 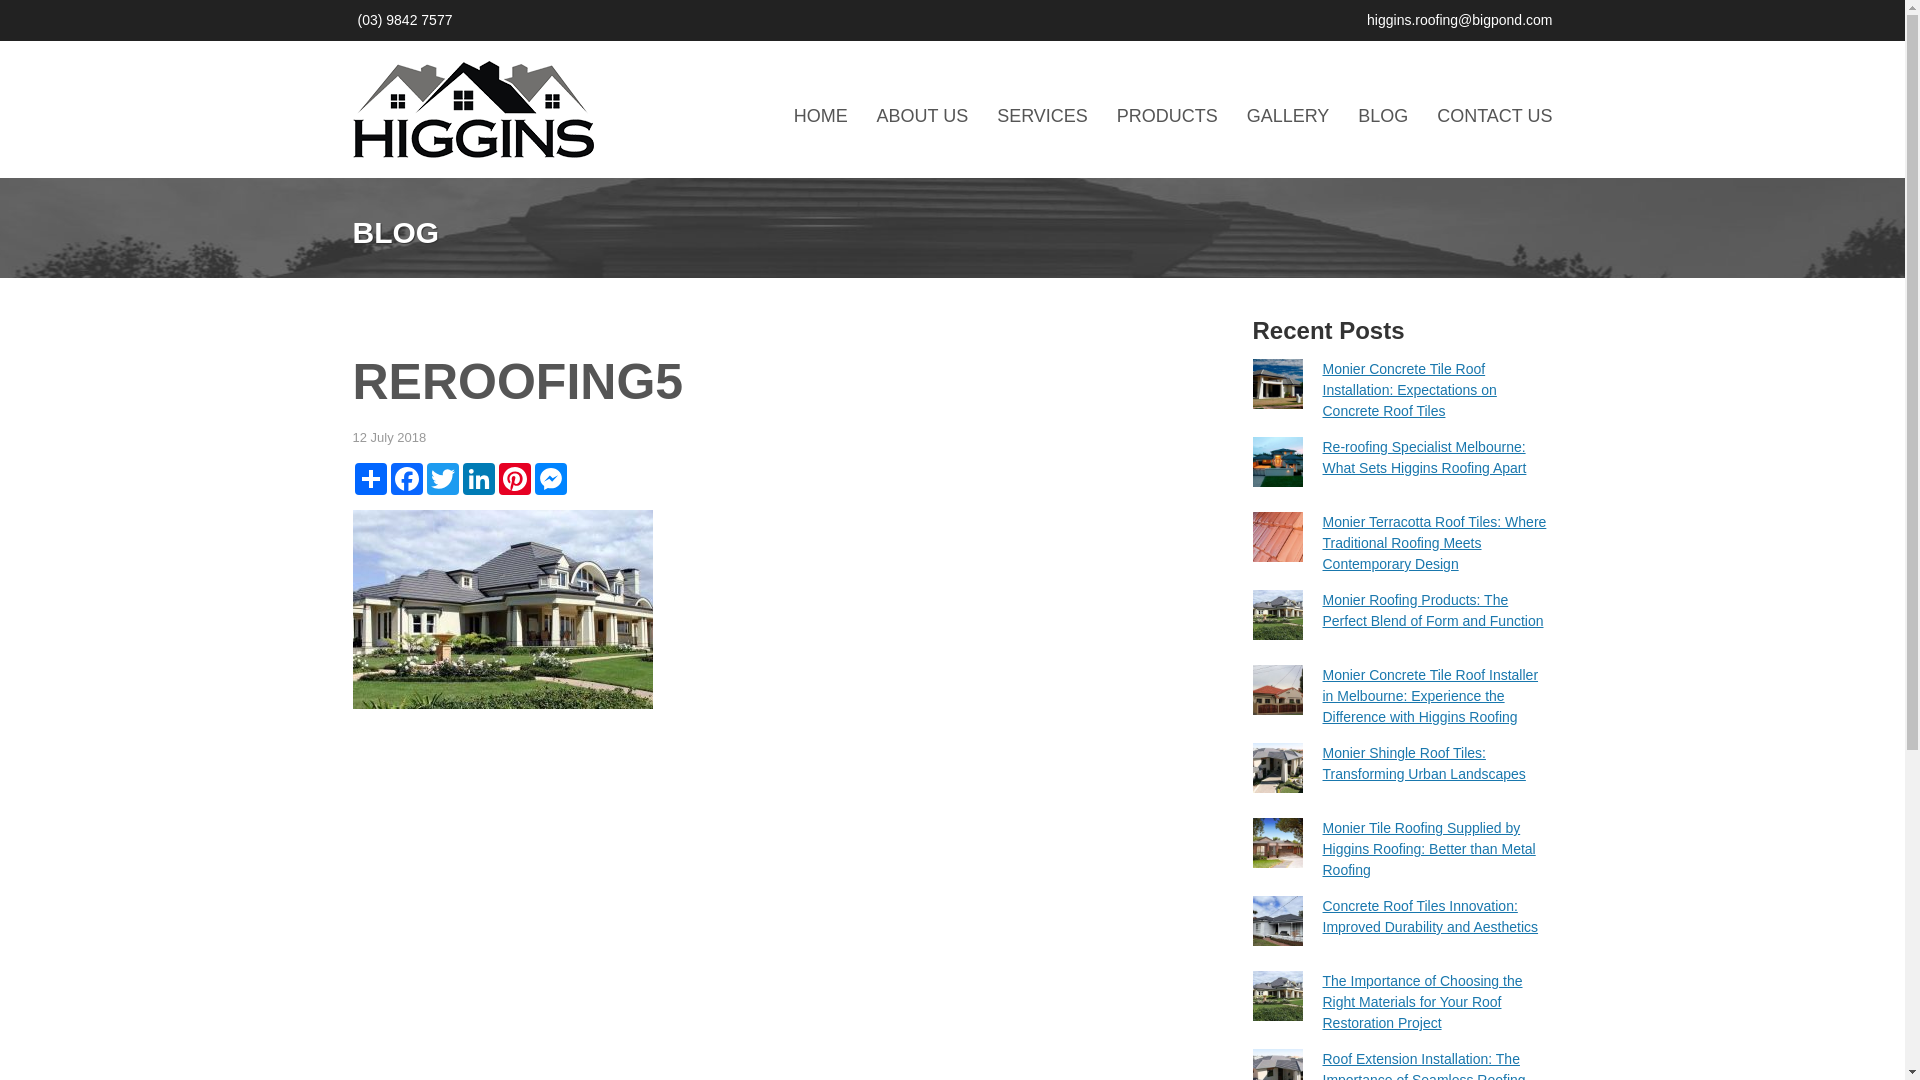 What do you see at coordinates (1321, 763) in the screenshot?
I see `'Monier Shingle Roof Tiles: Transforming Urban Landscapes'` at bounding box center [1321, 763].